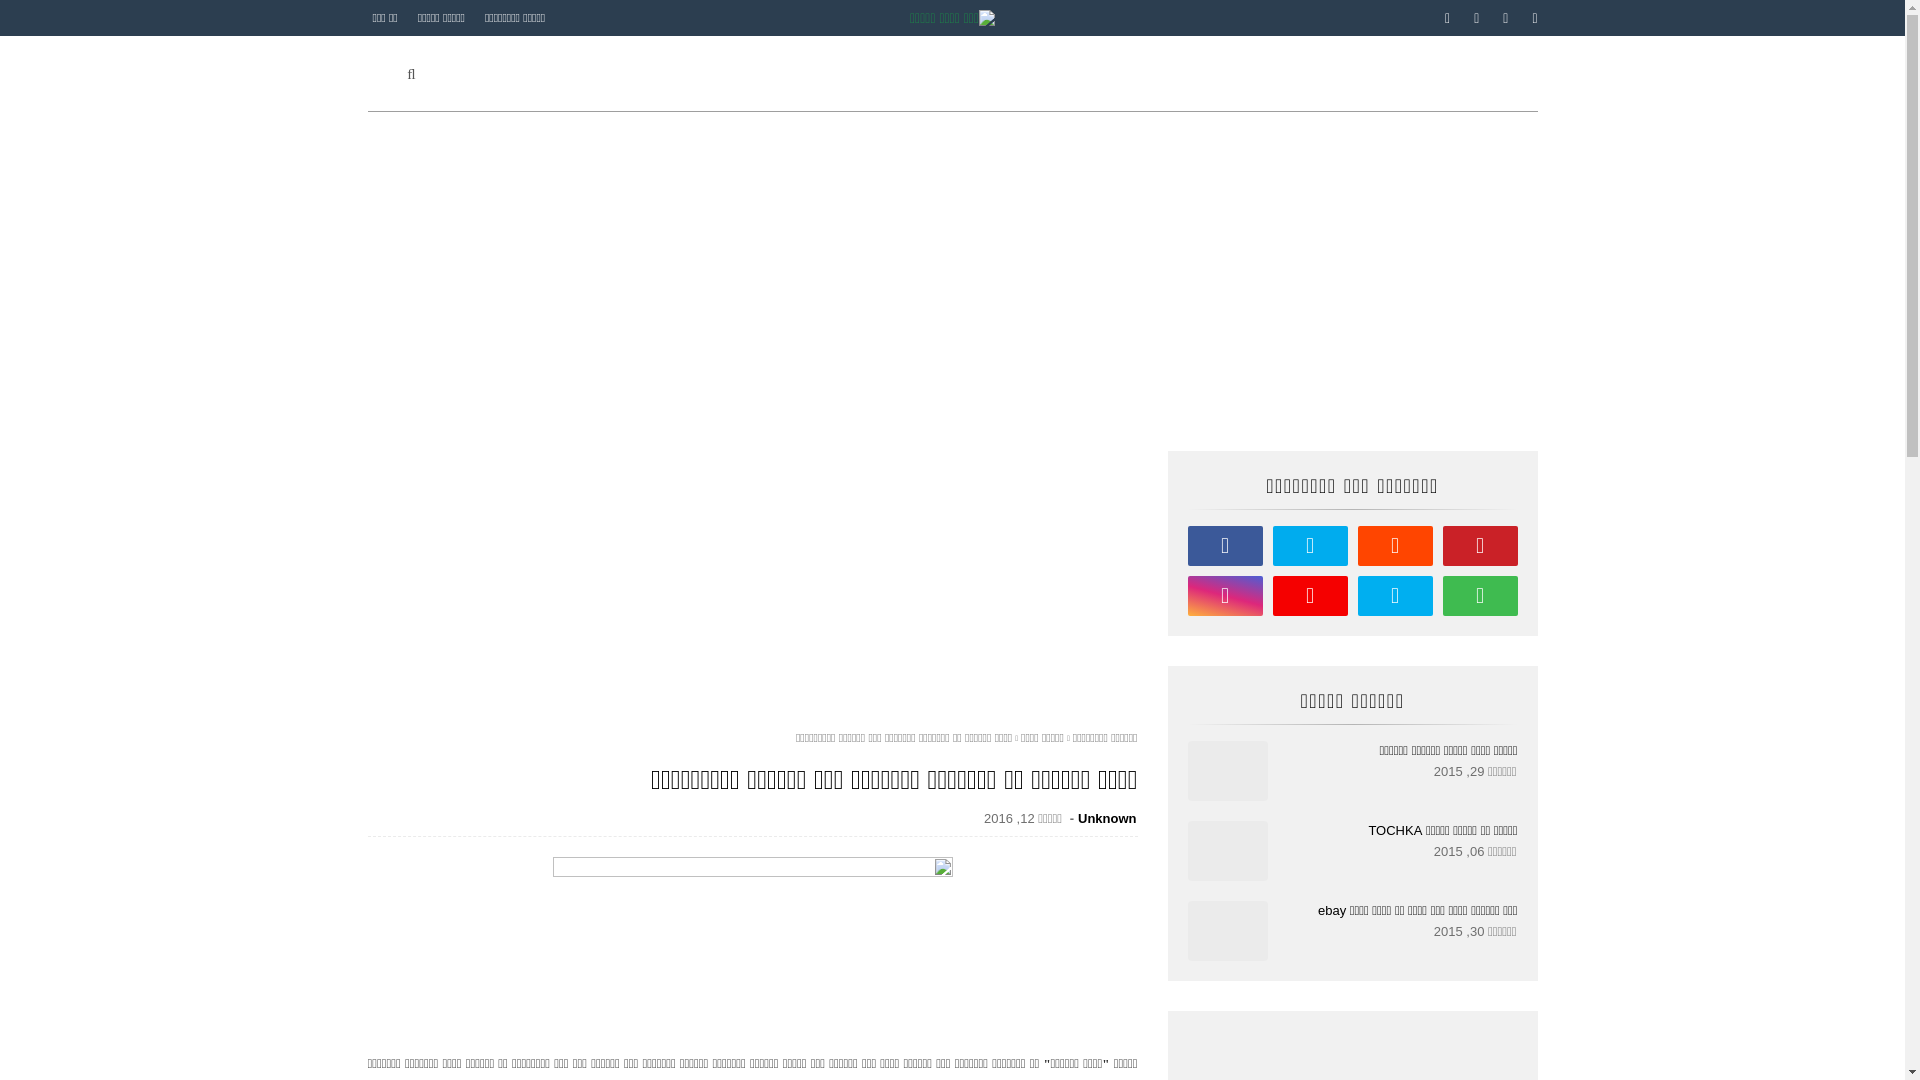  Describe the element at coordinates (1309, 546) in the screenshot. I see `'twitter'` at that location.